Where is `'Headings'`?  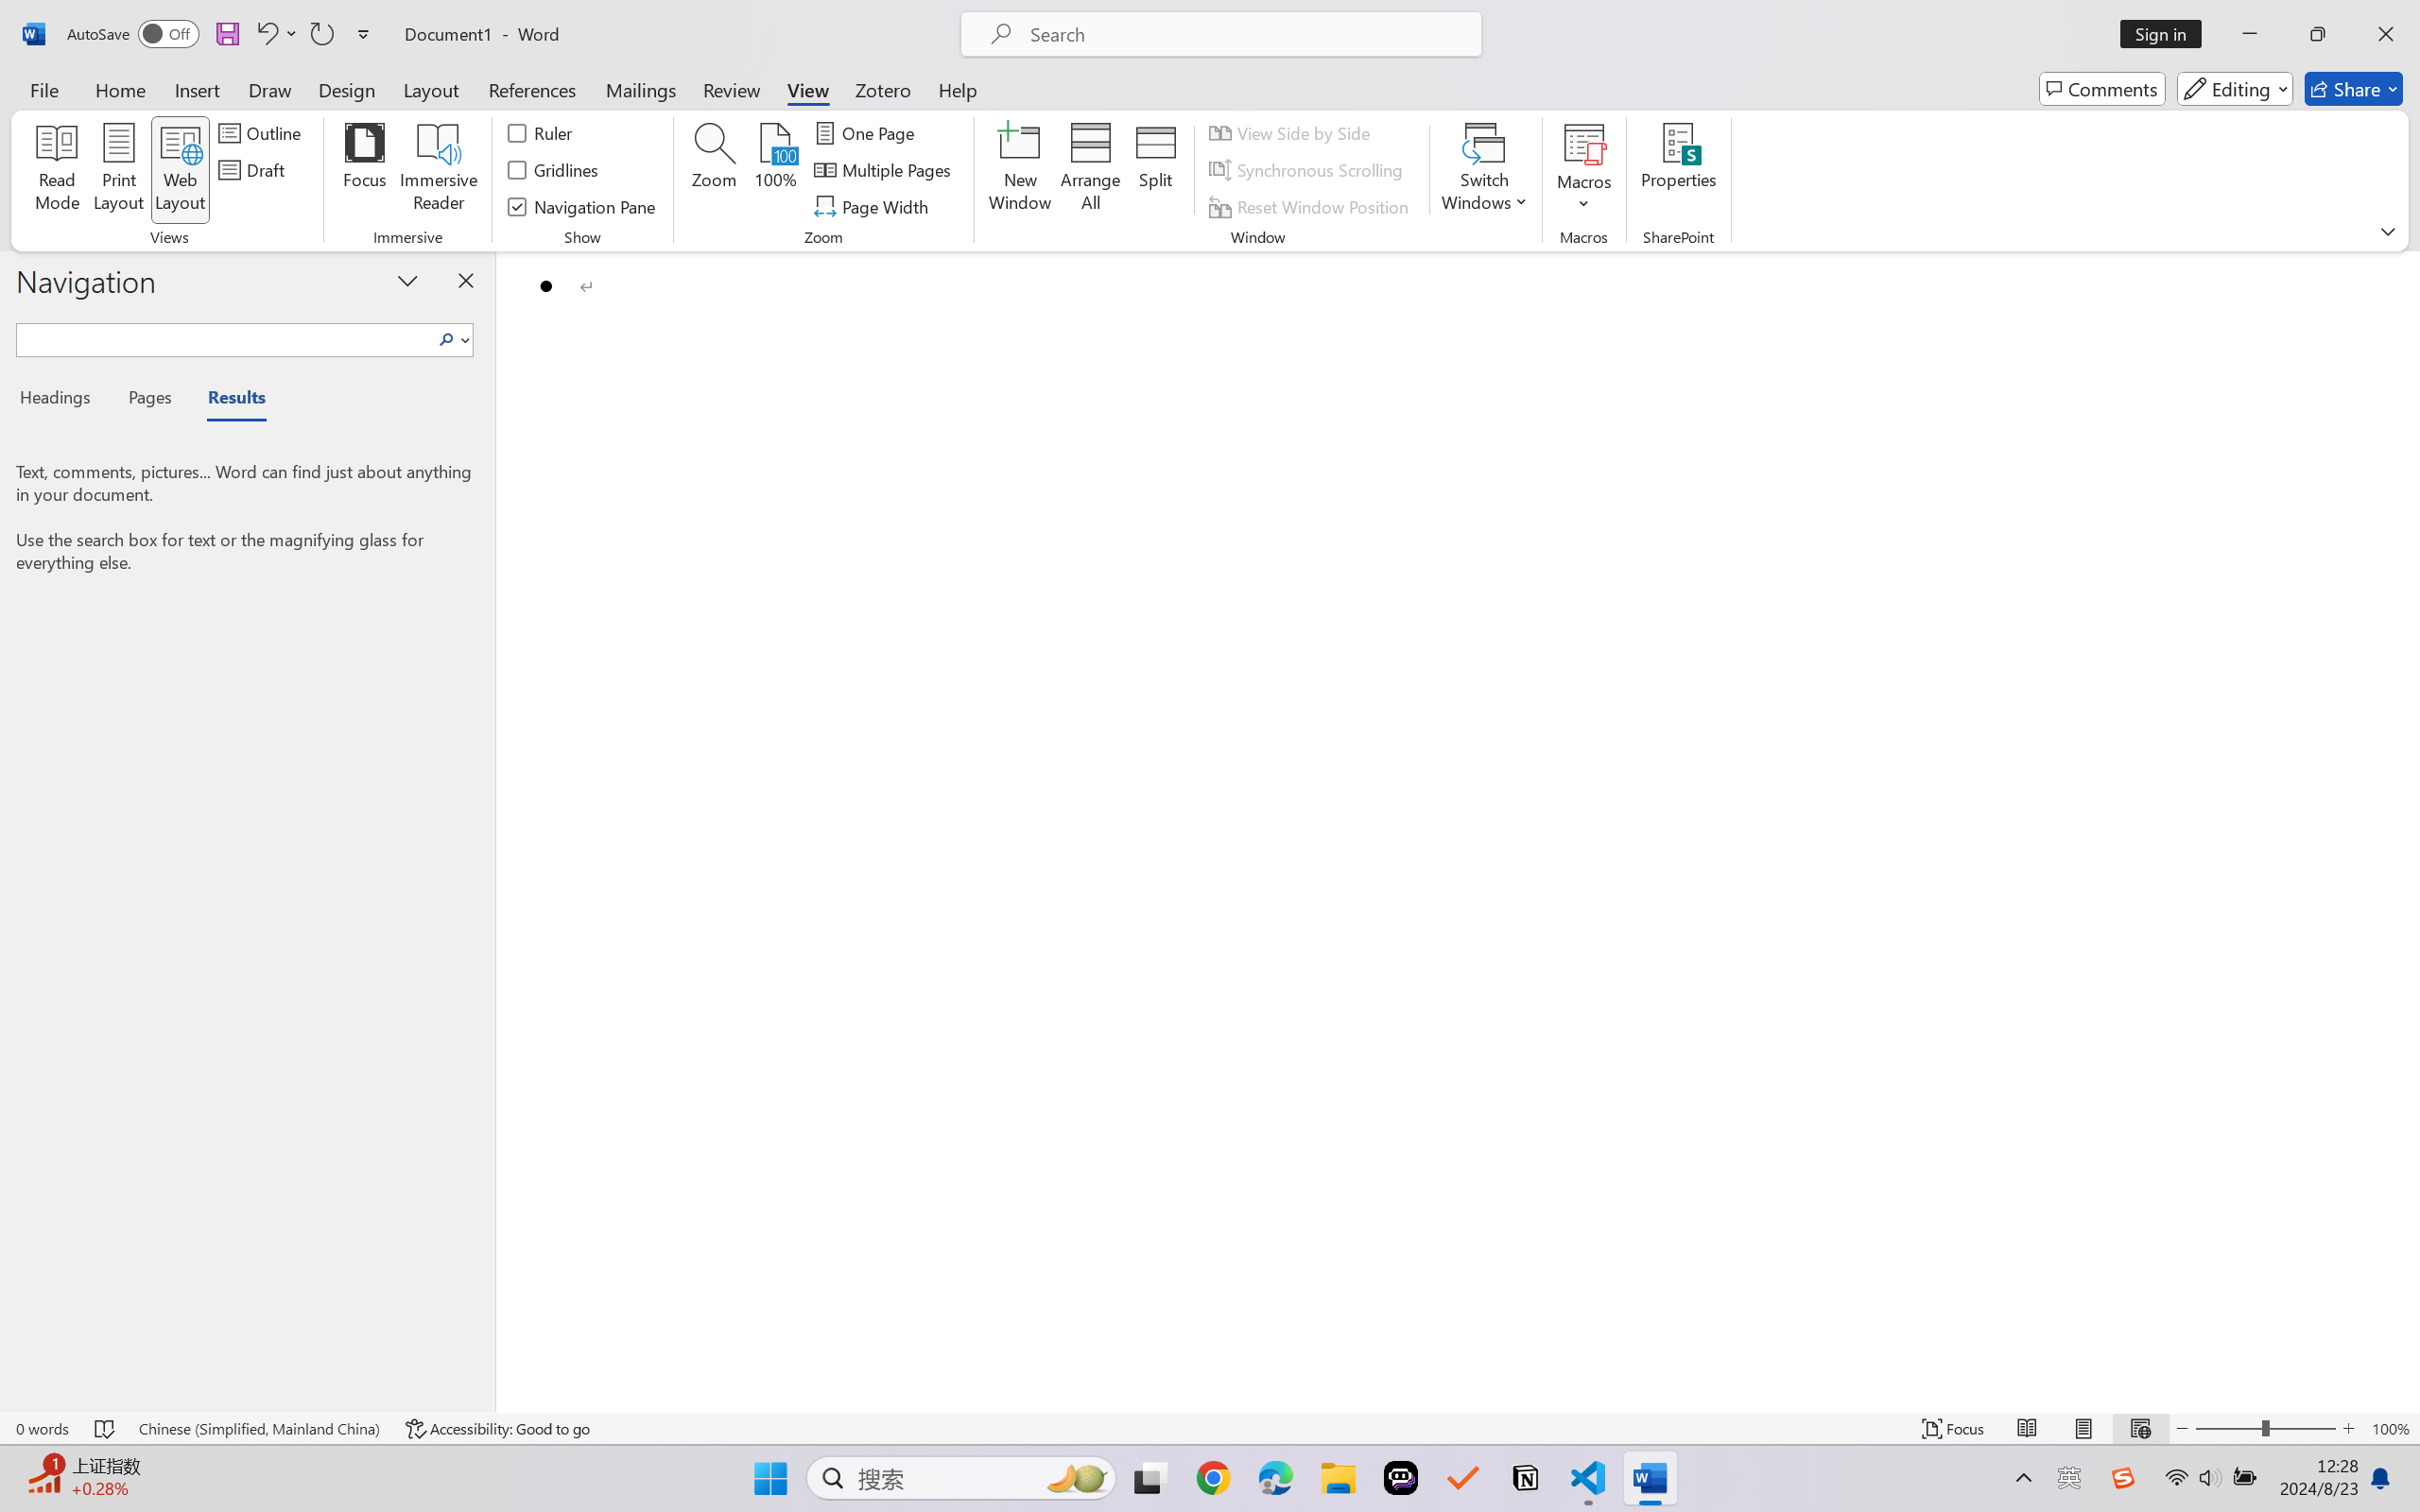
'Headings' is located at coordinates (61, 401).